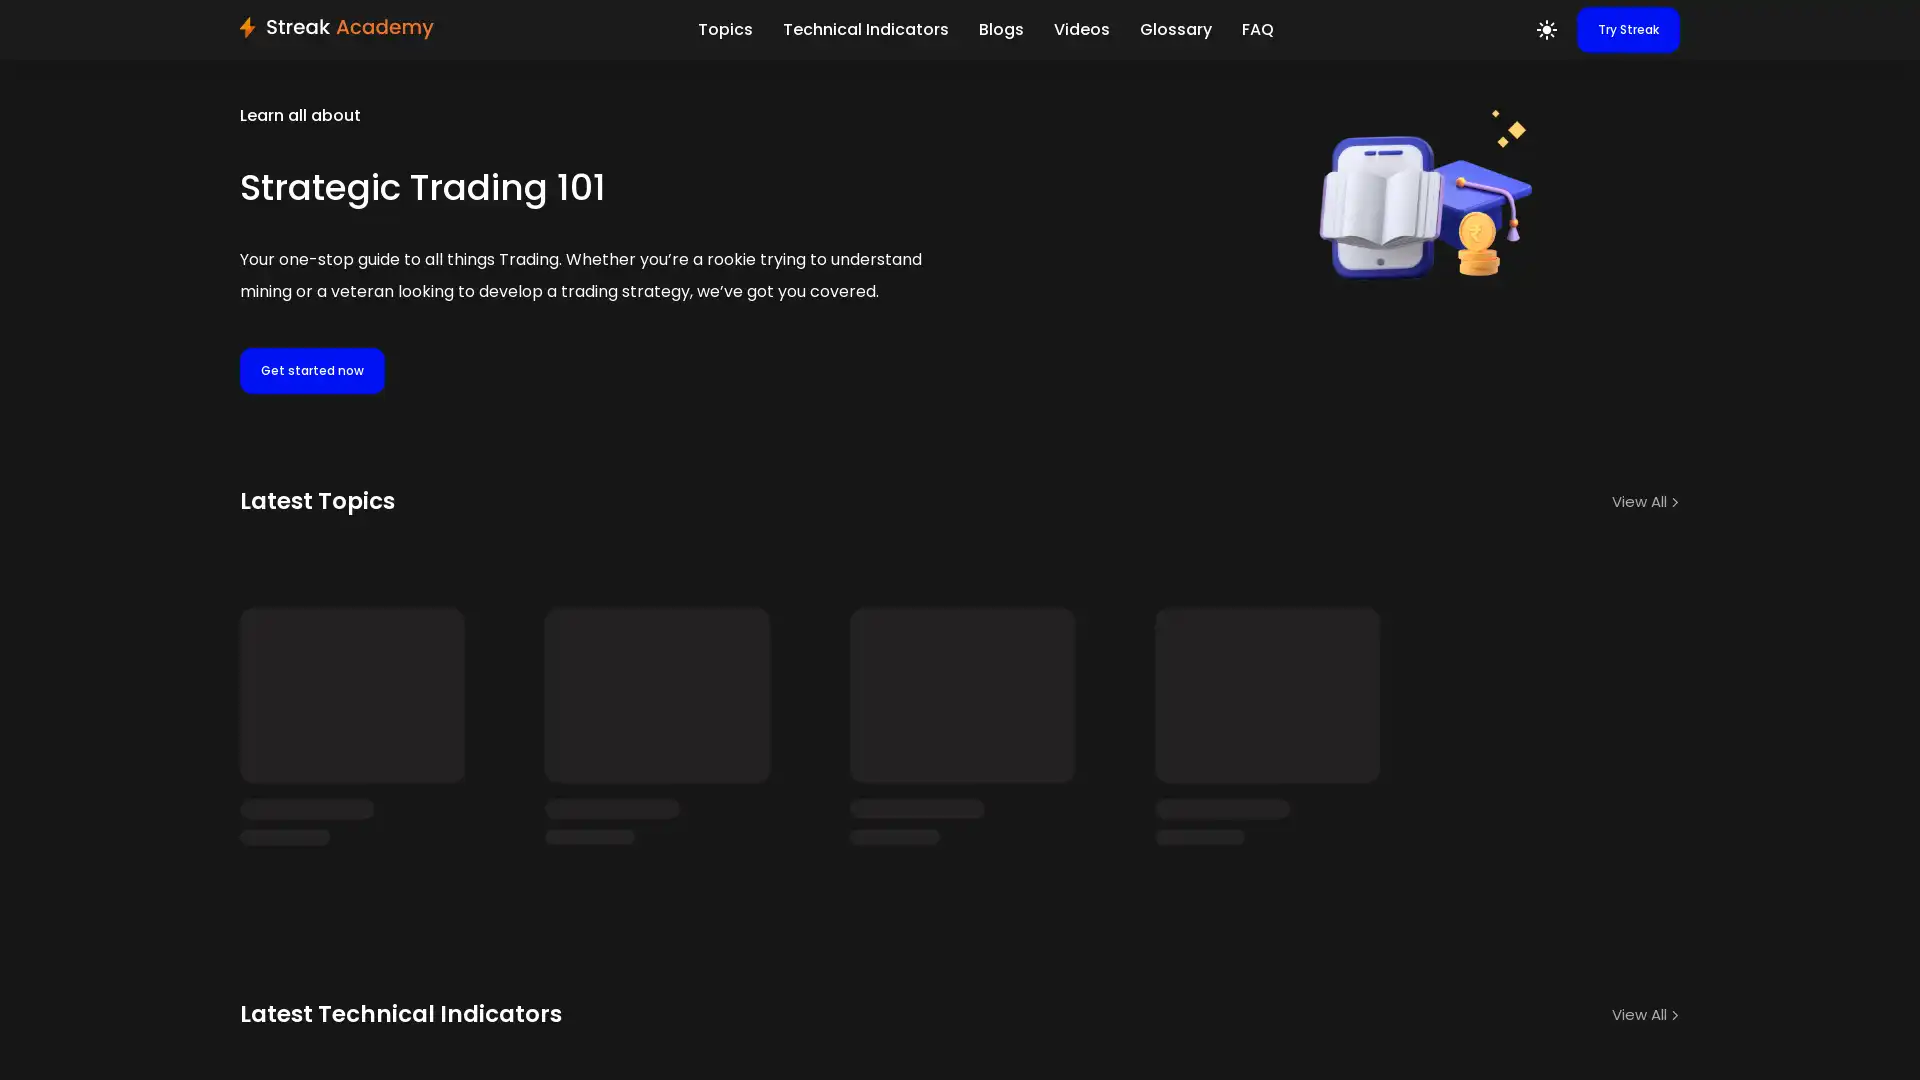 The image size is (1920, 1080). What do you see at coordinates (864, 30) in the screenshot?
I see `Technical Indicators` at bounding box center [864, 30].